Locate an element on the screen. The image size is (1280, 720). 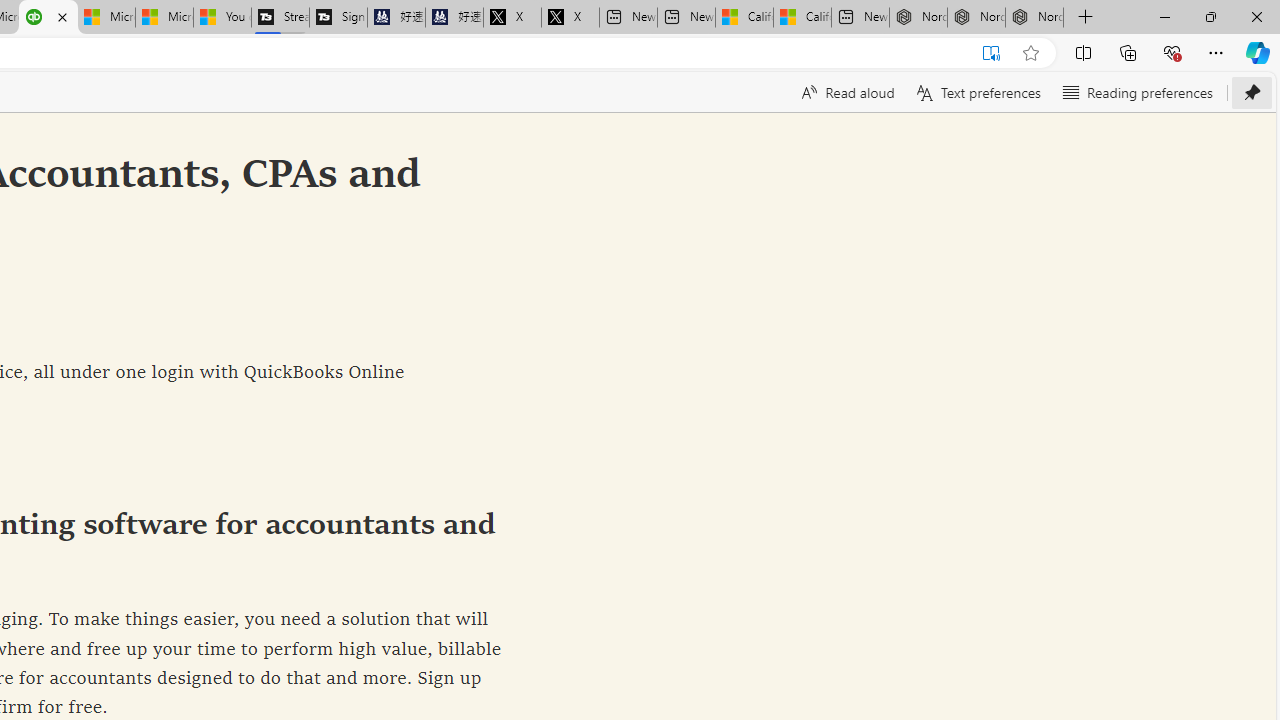
'Unpin toolbar' is located at coordinates (1251, 92).